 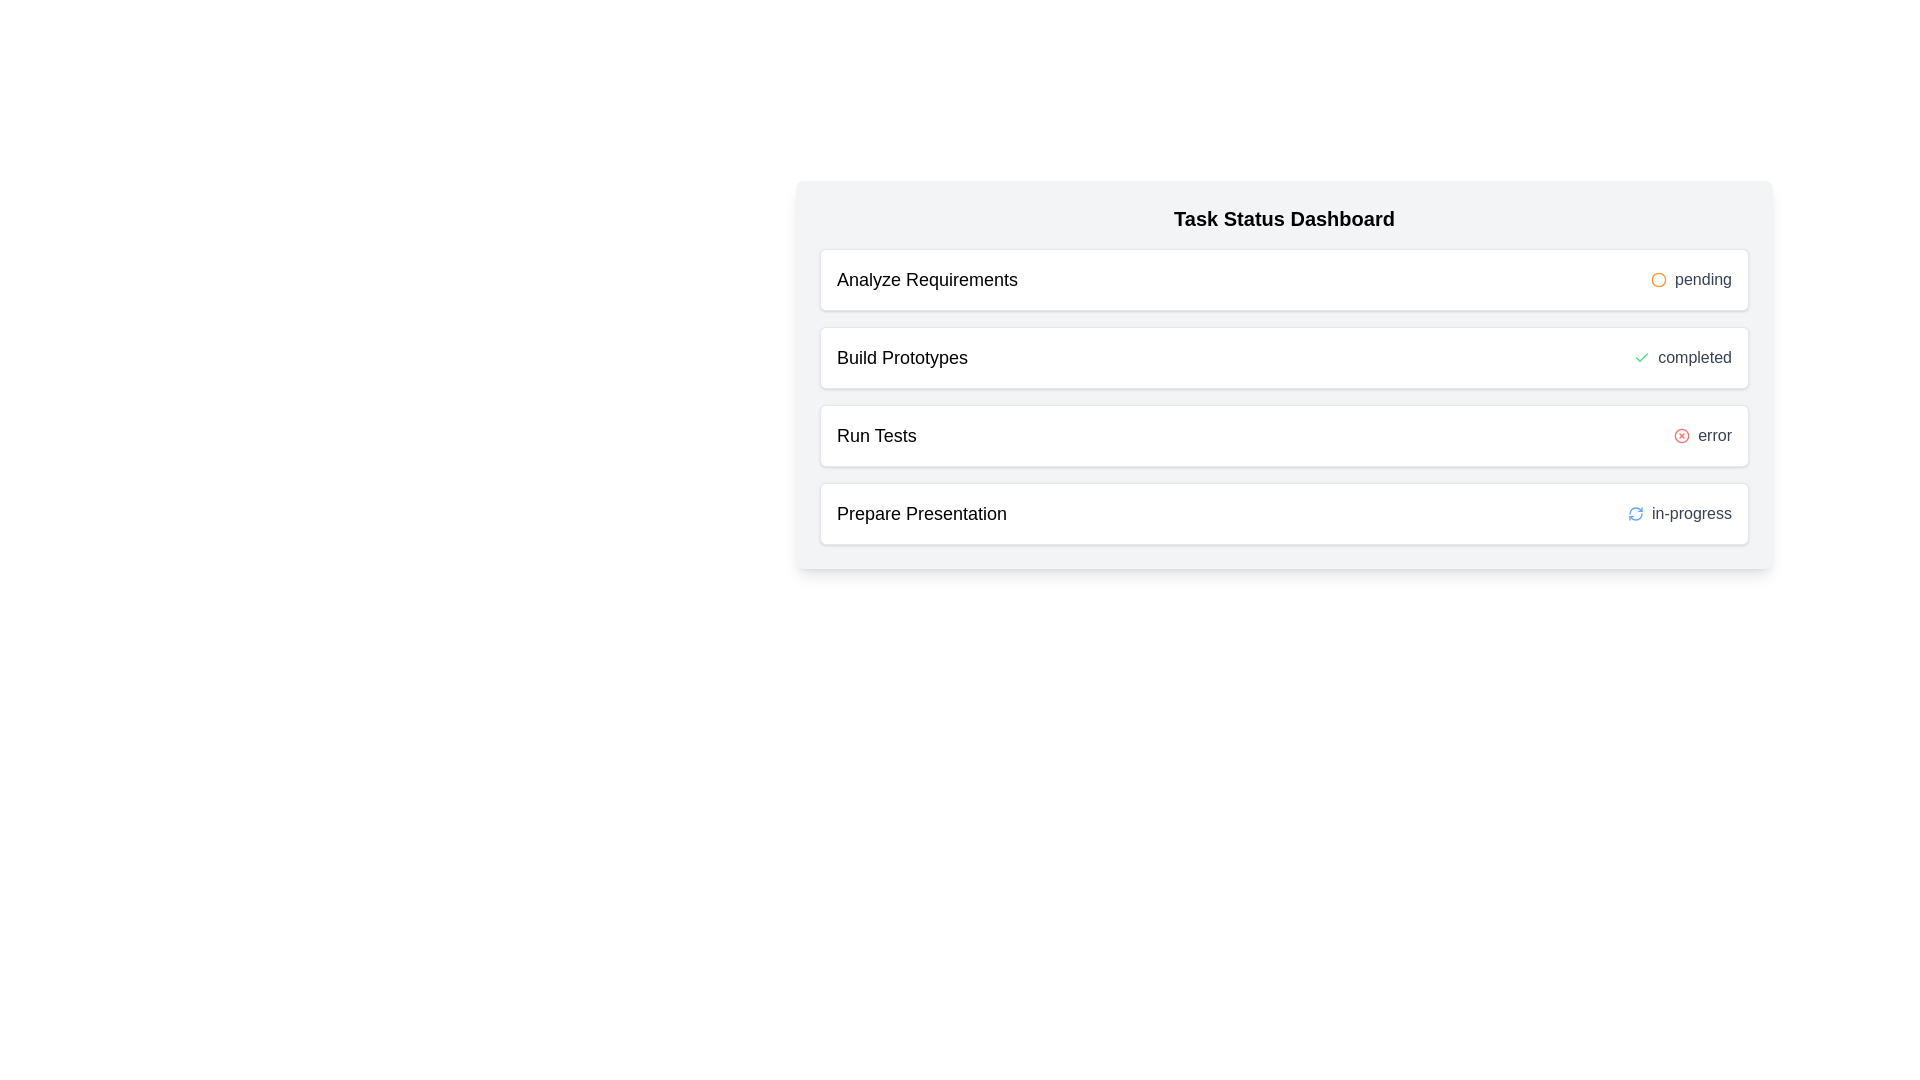 What do you see at coordinates (920, 512) in the screenshot?
I see `the non-interactive text label that indicates the title or description of the task, located as the first content block within the last card of the list` at bounding box center [920, 512].